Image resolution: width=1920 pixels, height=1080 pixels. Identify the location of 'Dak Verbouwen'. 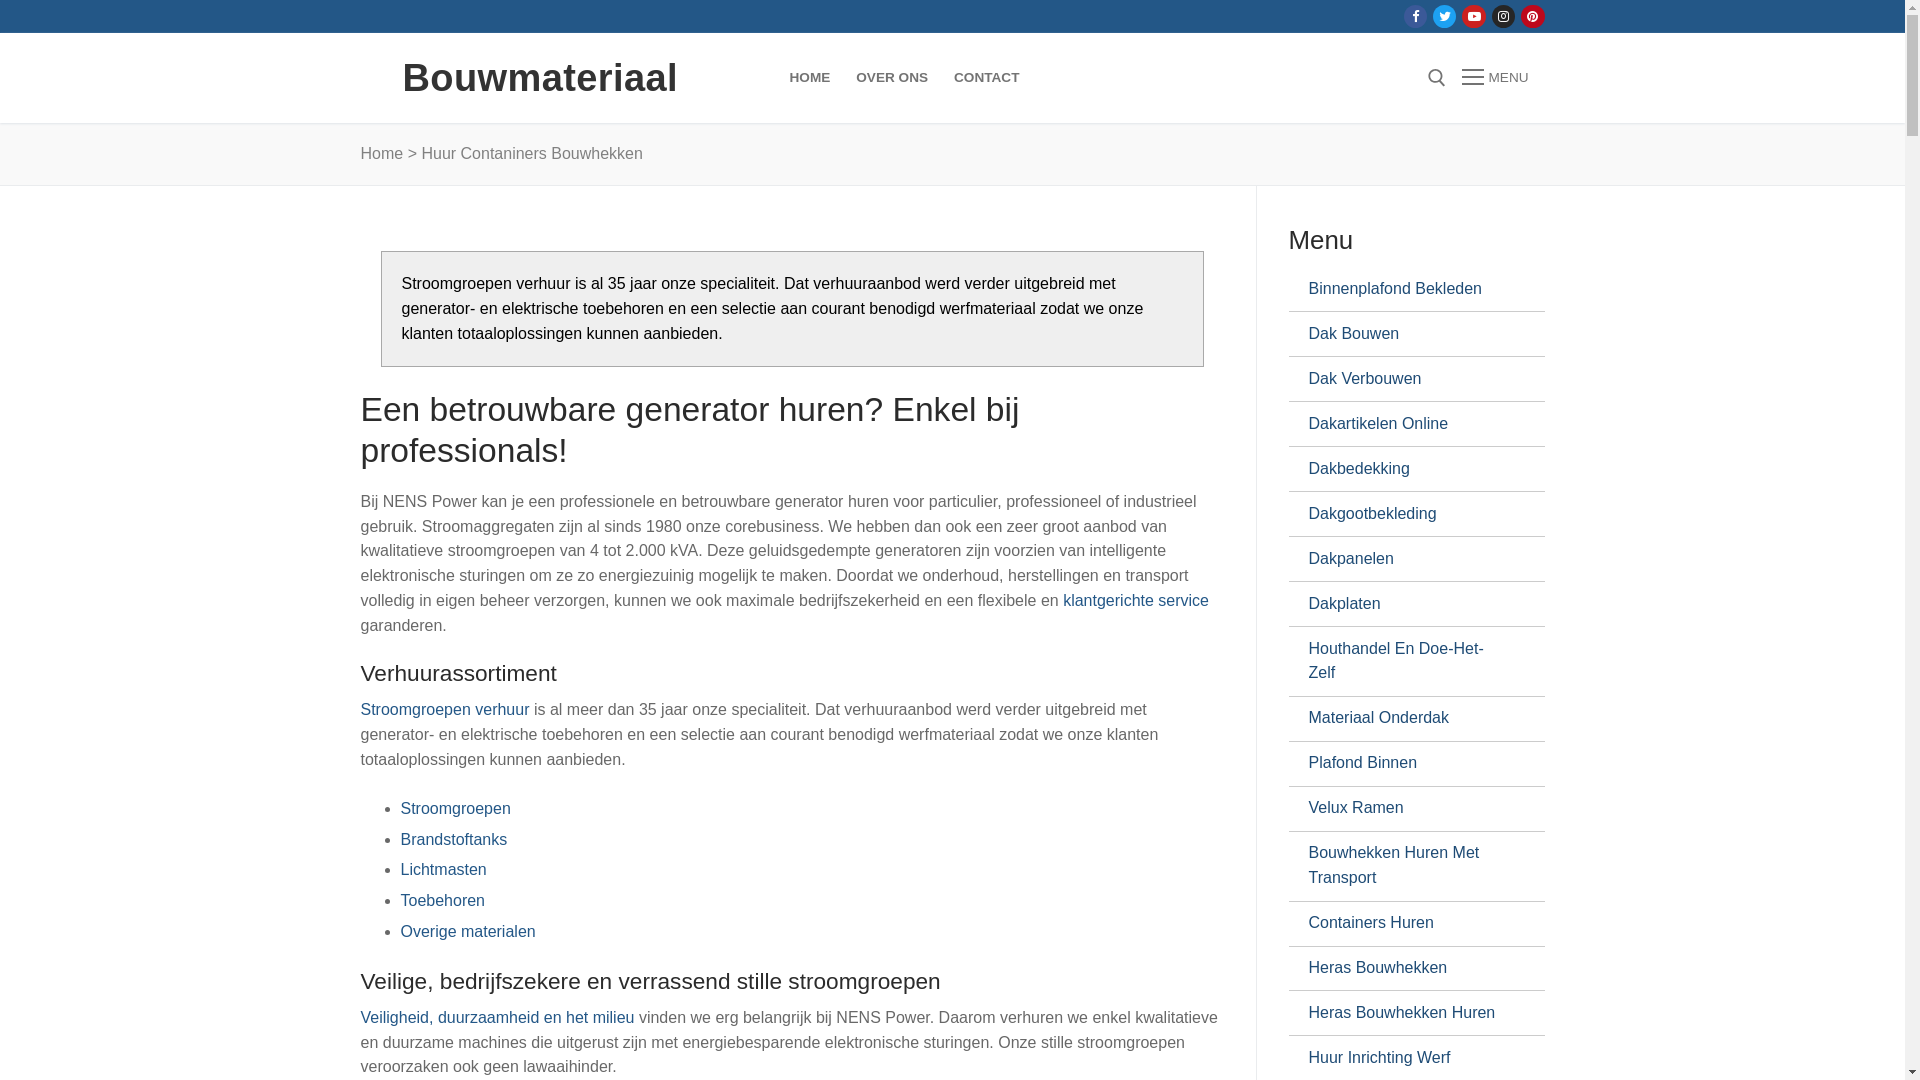
(1406, 378).